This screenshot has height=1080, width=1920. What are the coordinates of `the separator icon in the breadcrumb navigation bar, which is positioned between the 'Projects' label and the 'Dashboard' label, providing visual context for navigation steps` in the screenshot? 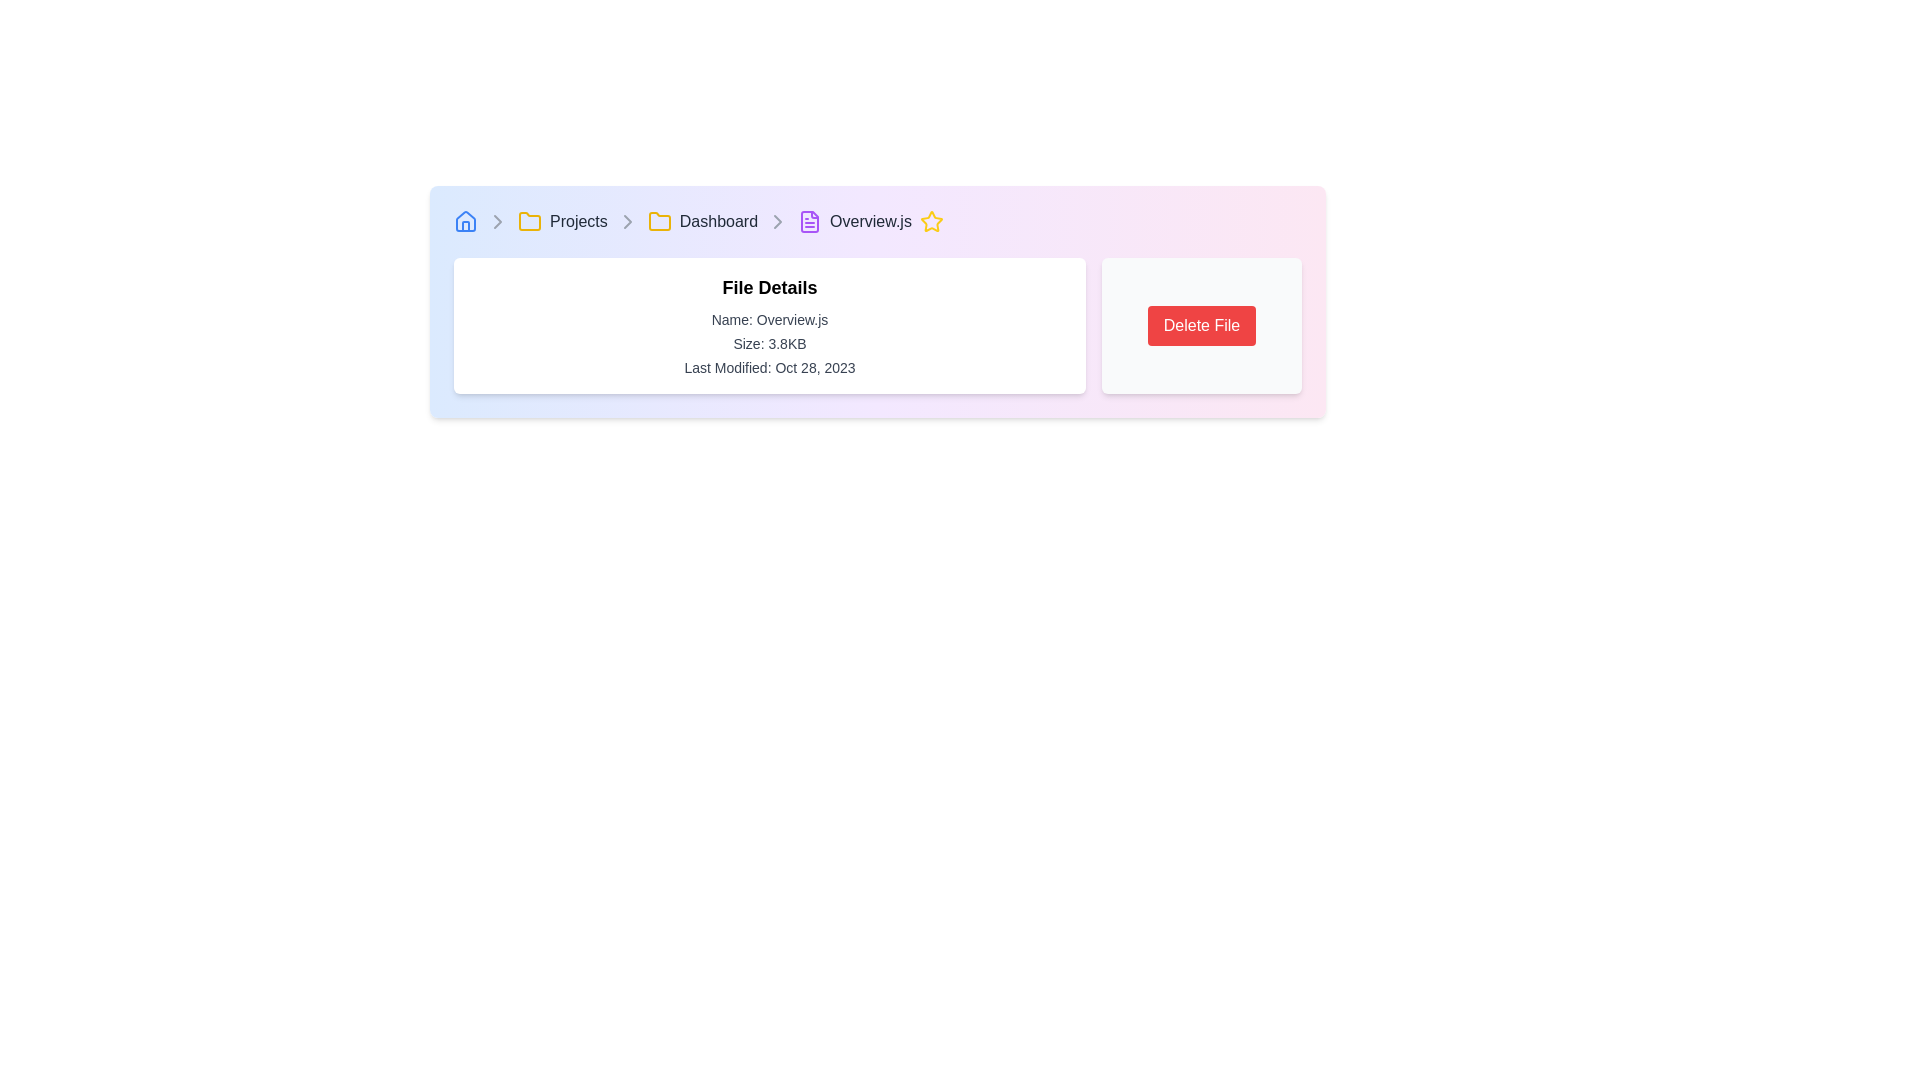 It's located at (626, 222).